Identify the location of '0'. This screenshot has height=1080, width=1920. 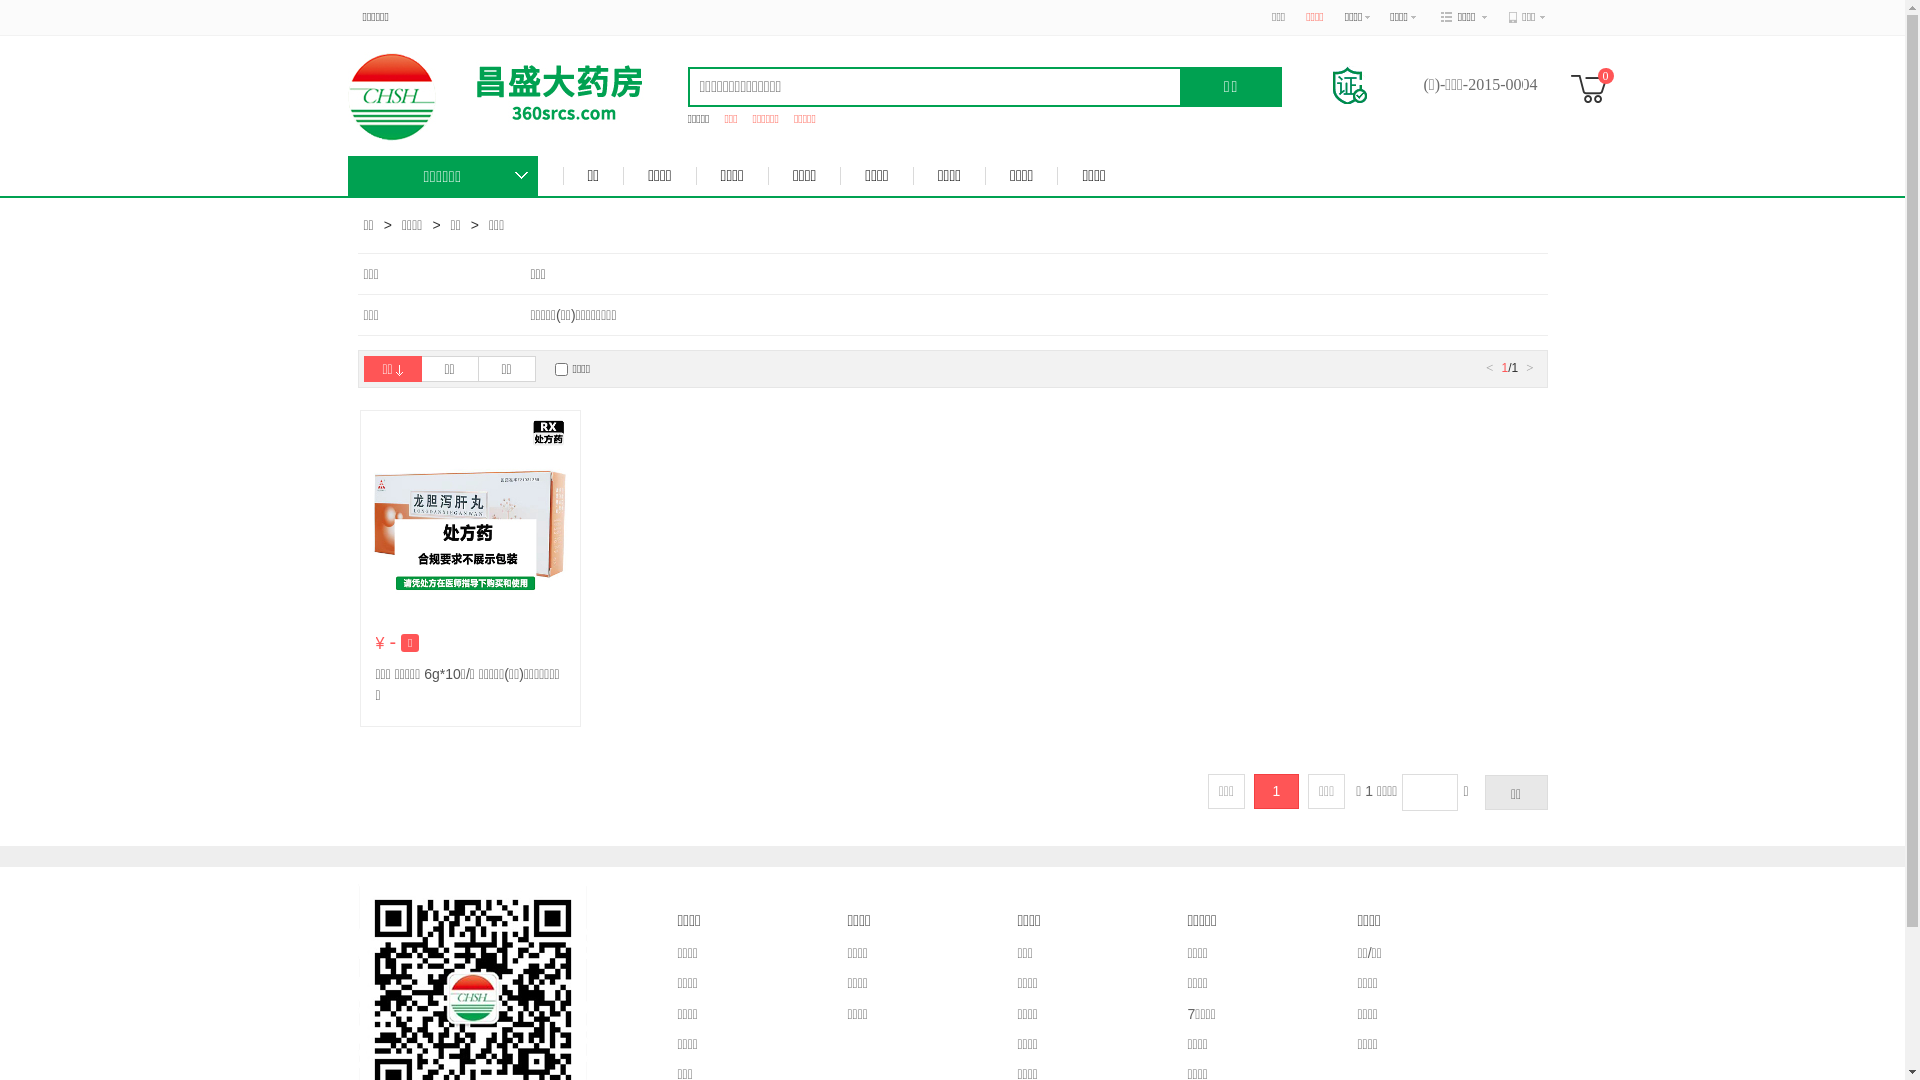
(1594, 87).